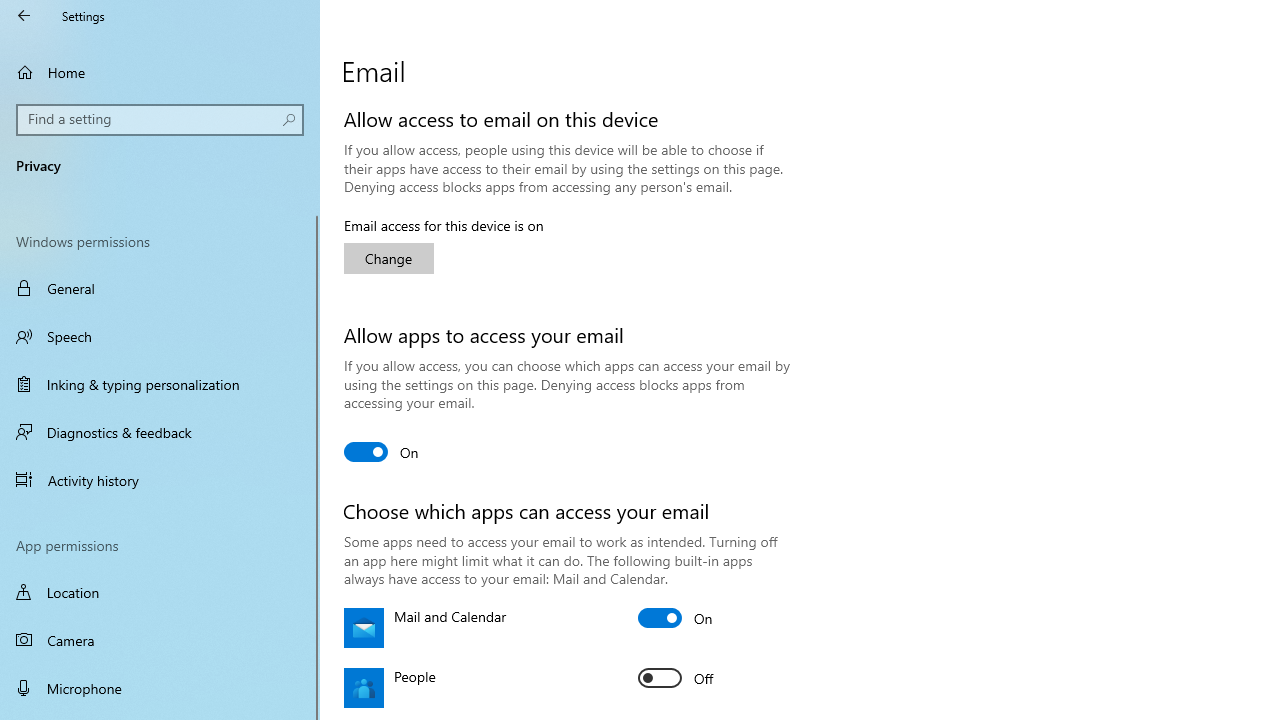 This screenshot has height=720, width=1280. I want to click on 'Change', so click(389, 257).